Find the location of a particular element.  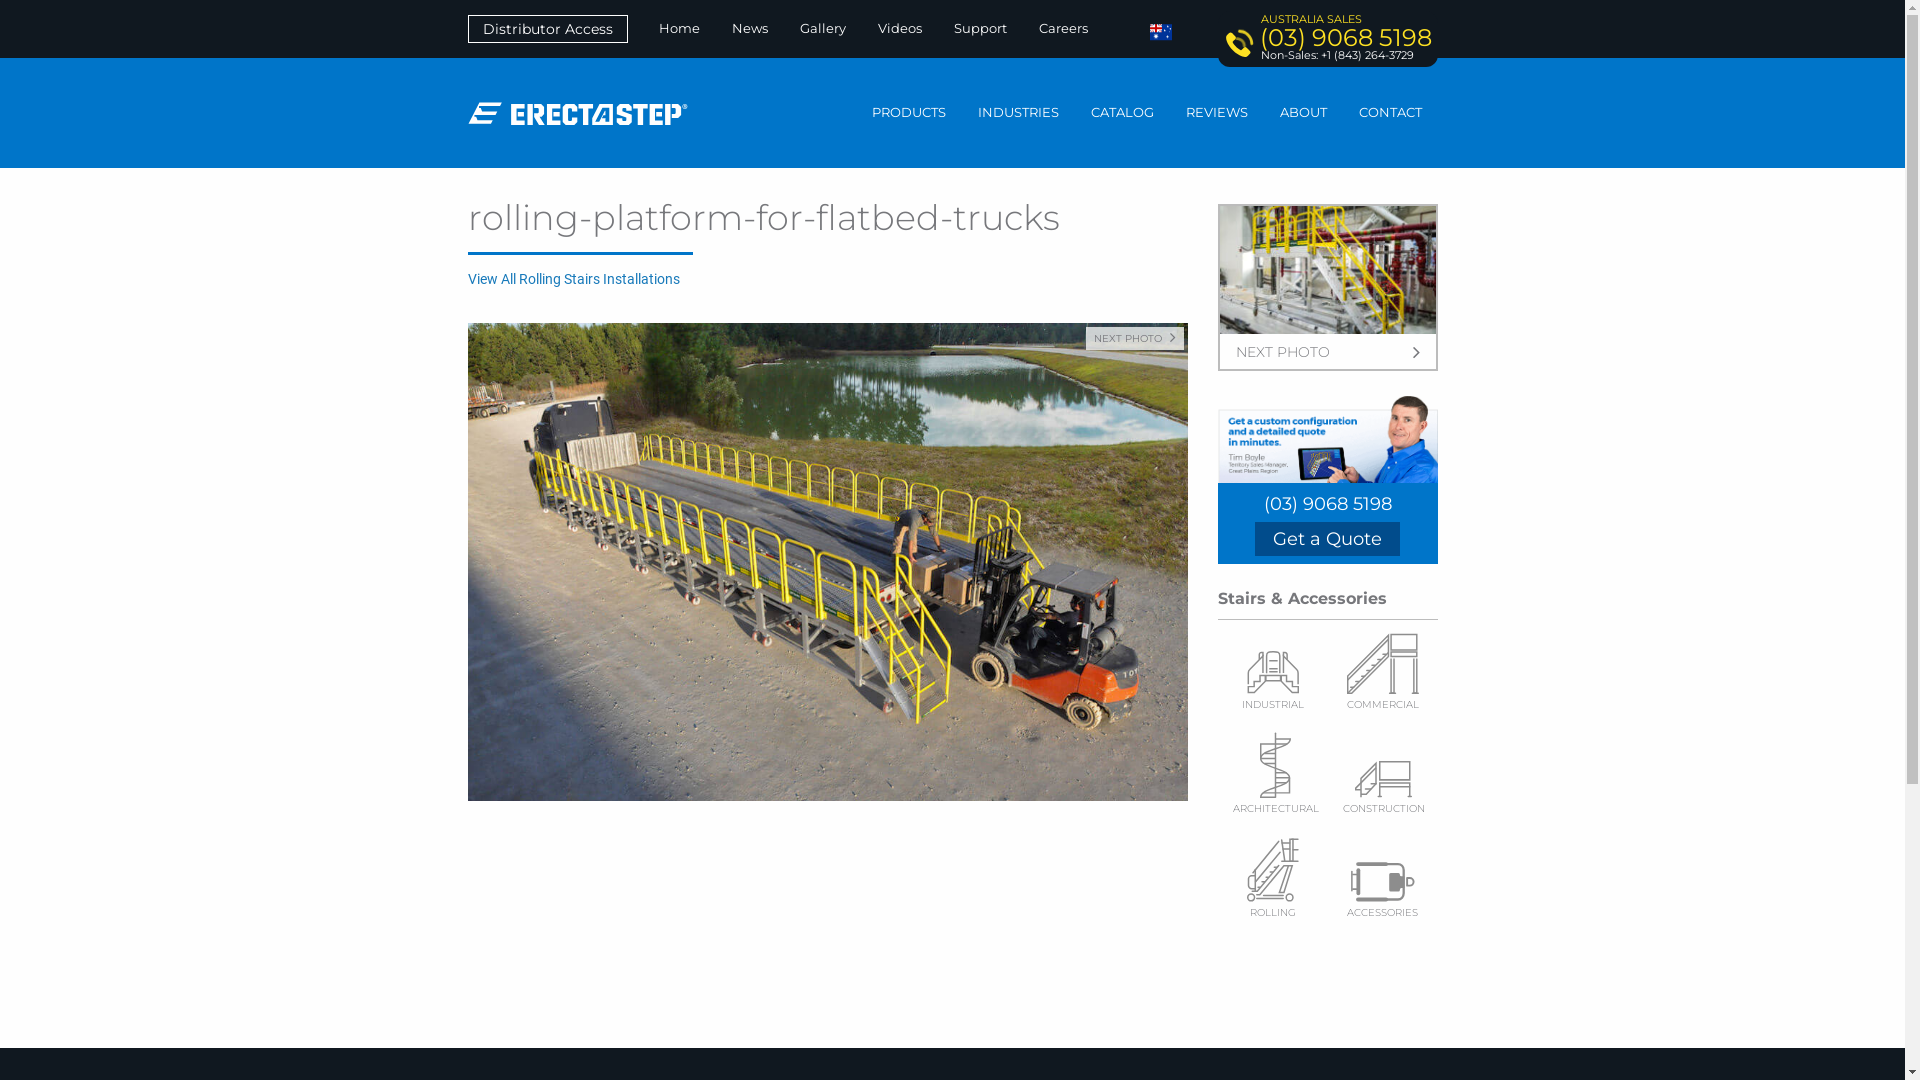

'Distributor Access' is located at coordinates (547, 29).